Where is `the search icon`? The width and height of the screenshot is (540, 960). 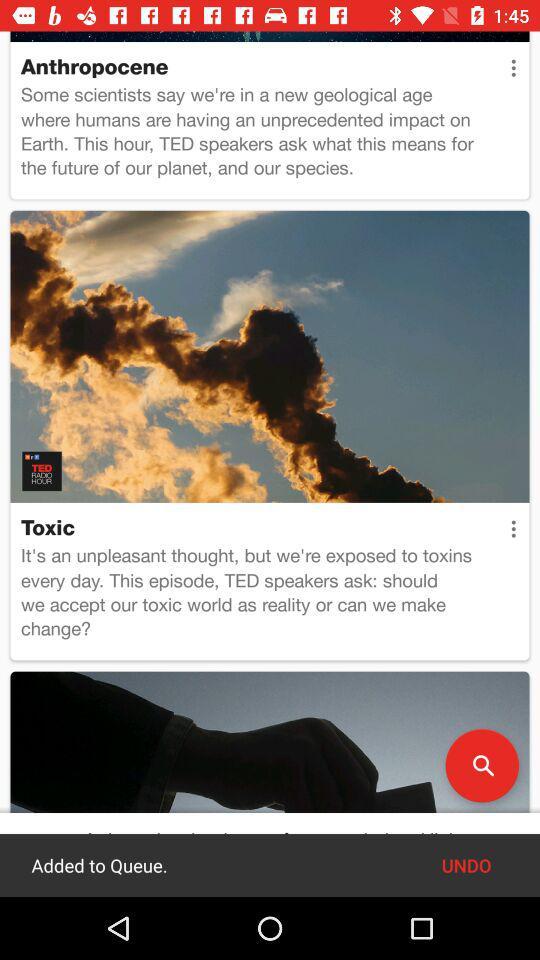
the search icon is located at coordinates (481, 764).